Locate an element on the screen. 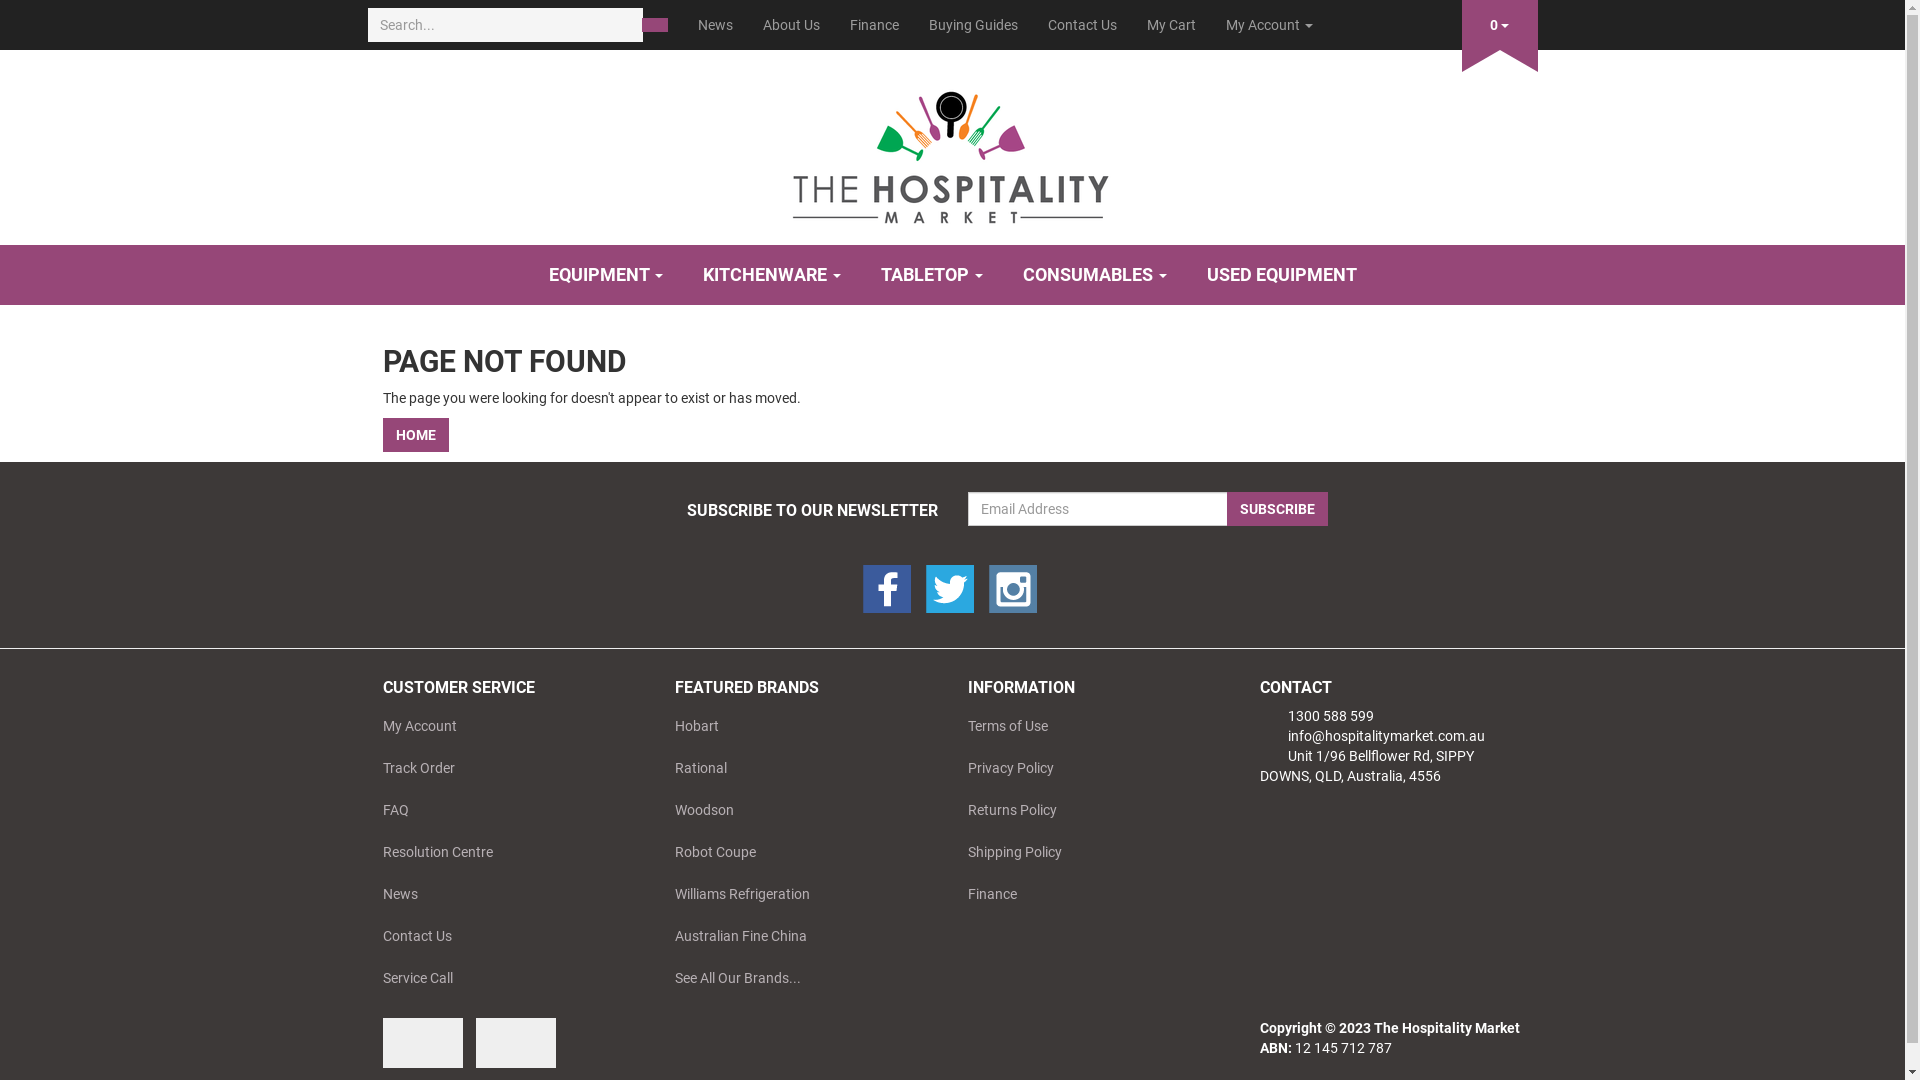 The height and width of the screenshot is (1080, 1920). 'Search' is located at coordinates (654, 24).